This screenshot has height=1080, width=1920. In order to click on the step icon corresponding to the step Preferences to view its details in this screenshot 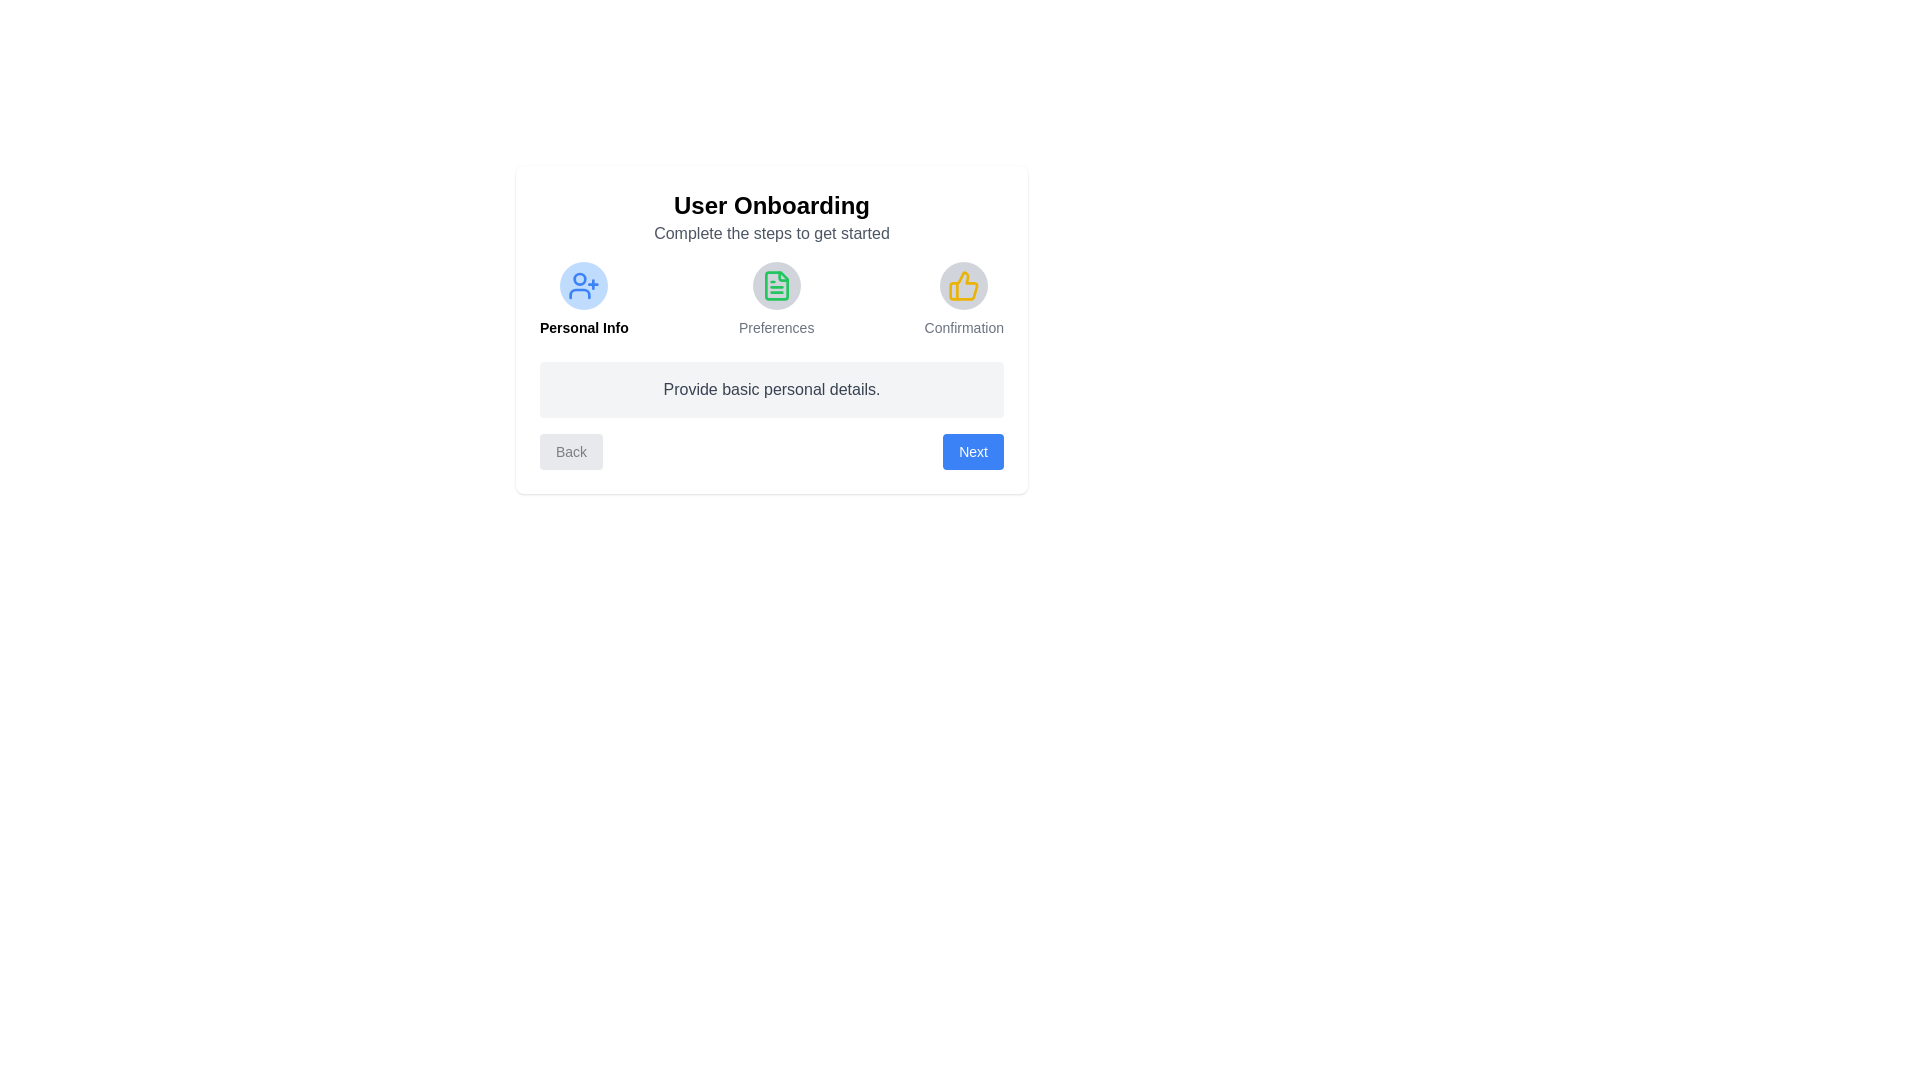, I will do `click(775, 285)`.